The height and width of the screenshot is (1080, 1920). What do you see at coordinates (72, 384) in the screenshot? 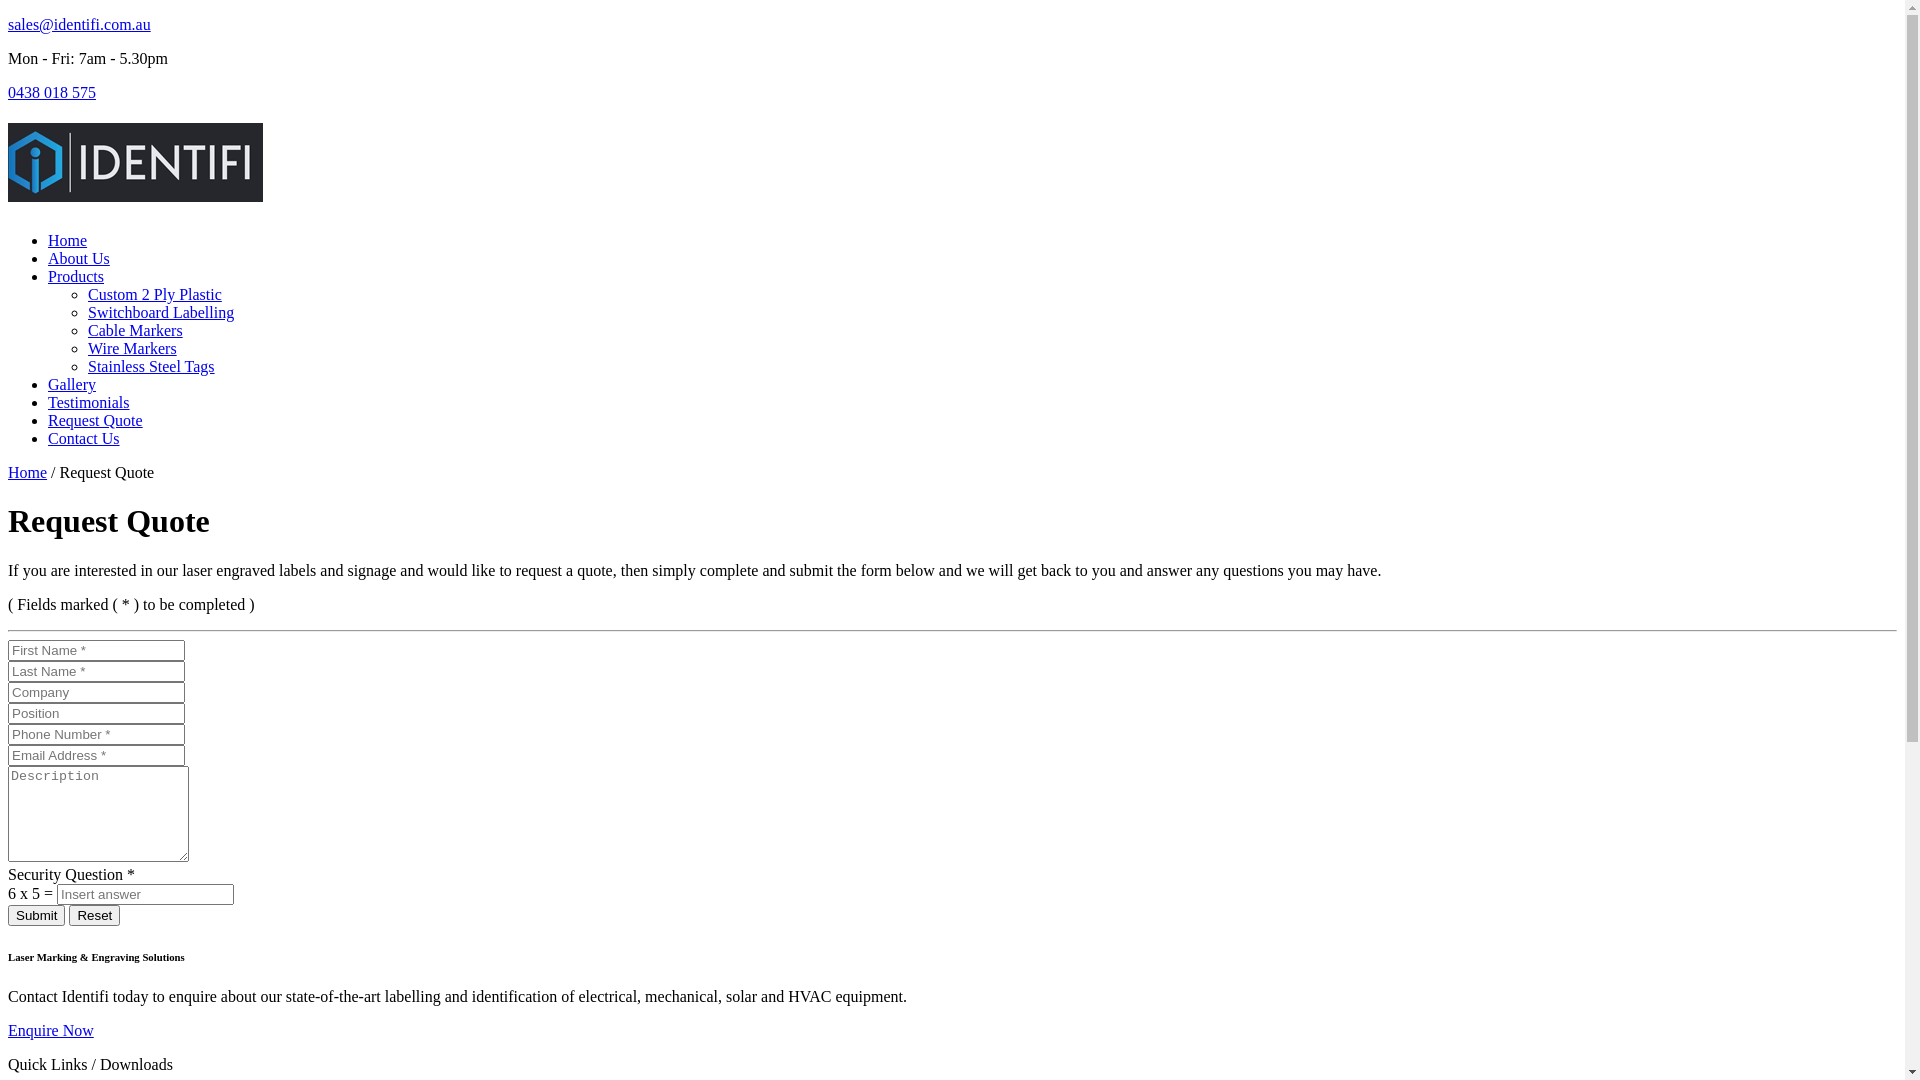
I see `'Gallery'` at bounding box center [72, 384].